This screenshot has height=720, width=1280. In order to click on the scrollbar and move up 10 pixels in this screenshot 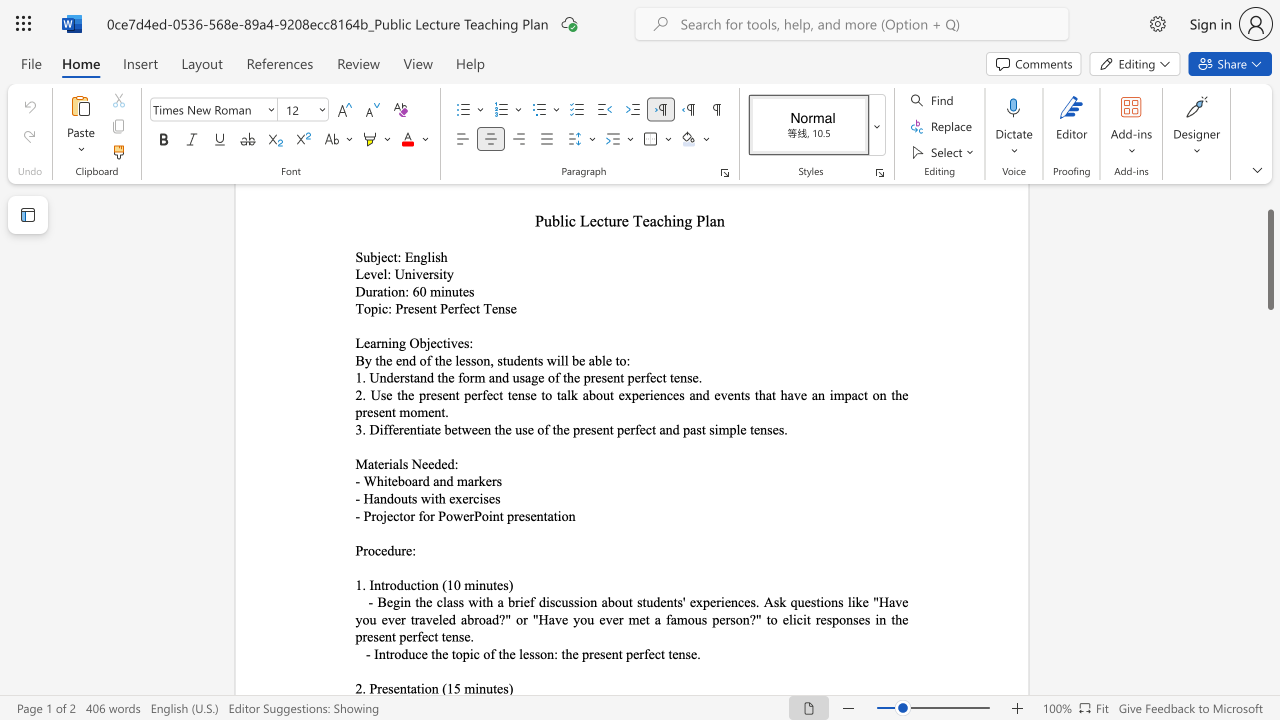, I will do `click(1269, 258)`.